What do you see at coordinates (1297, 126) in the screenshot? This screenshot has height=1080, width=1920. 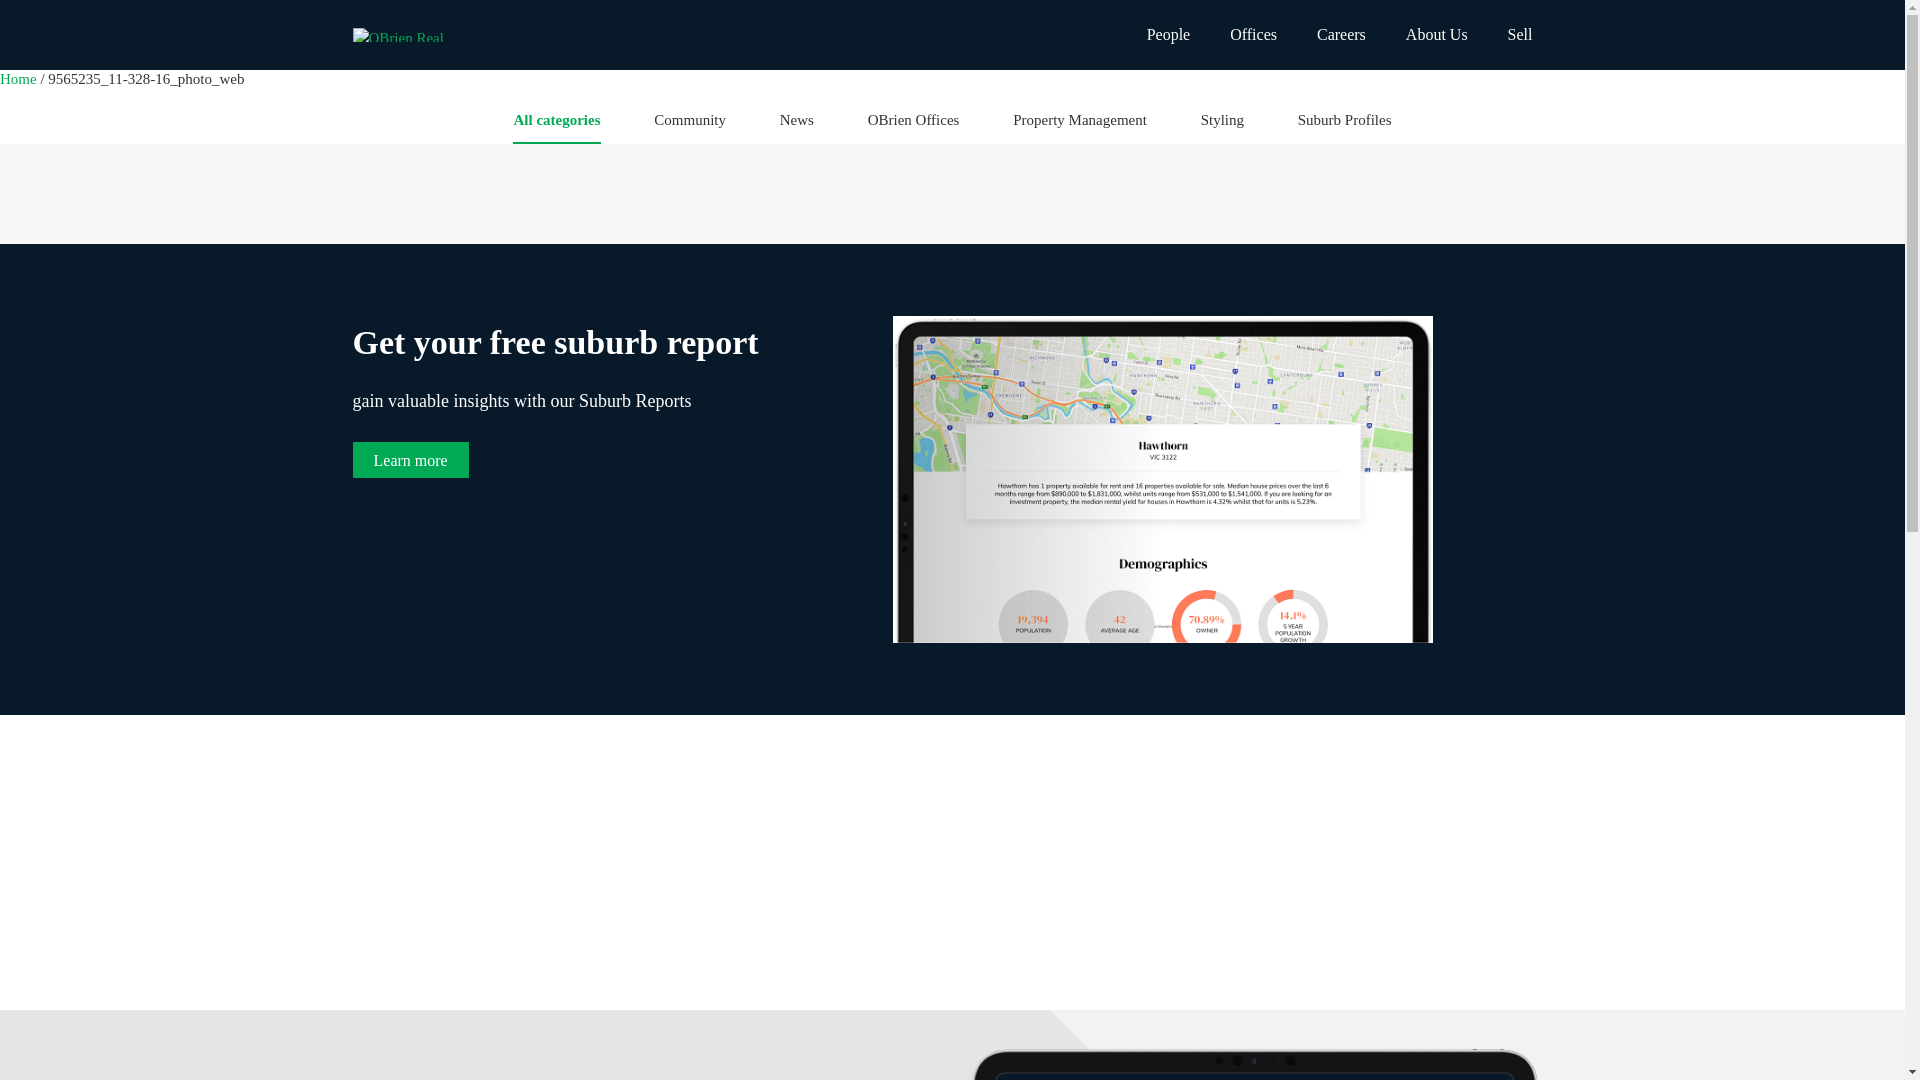 I see `'Suburb Profiles'` at bounding box center [1297, 126].